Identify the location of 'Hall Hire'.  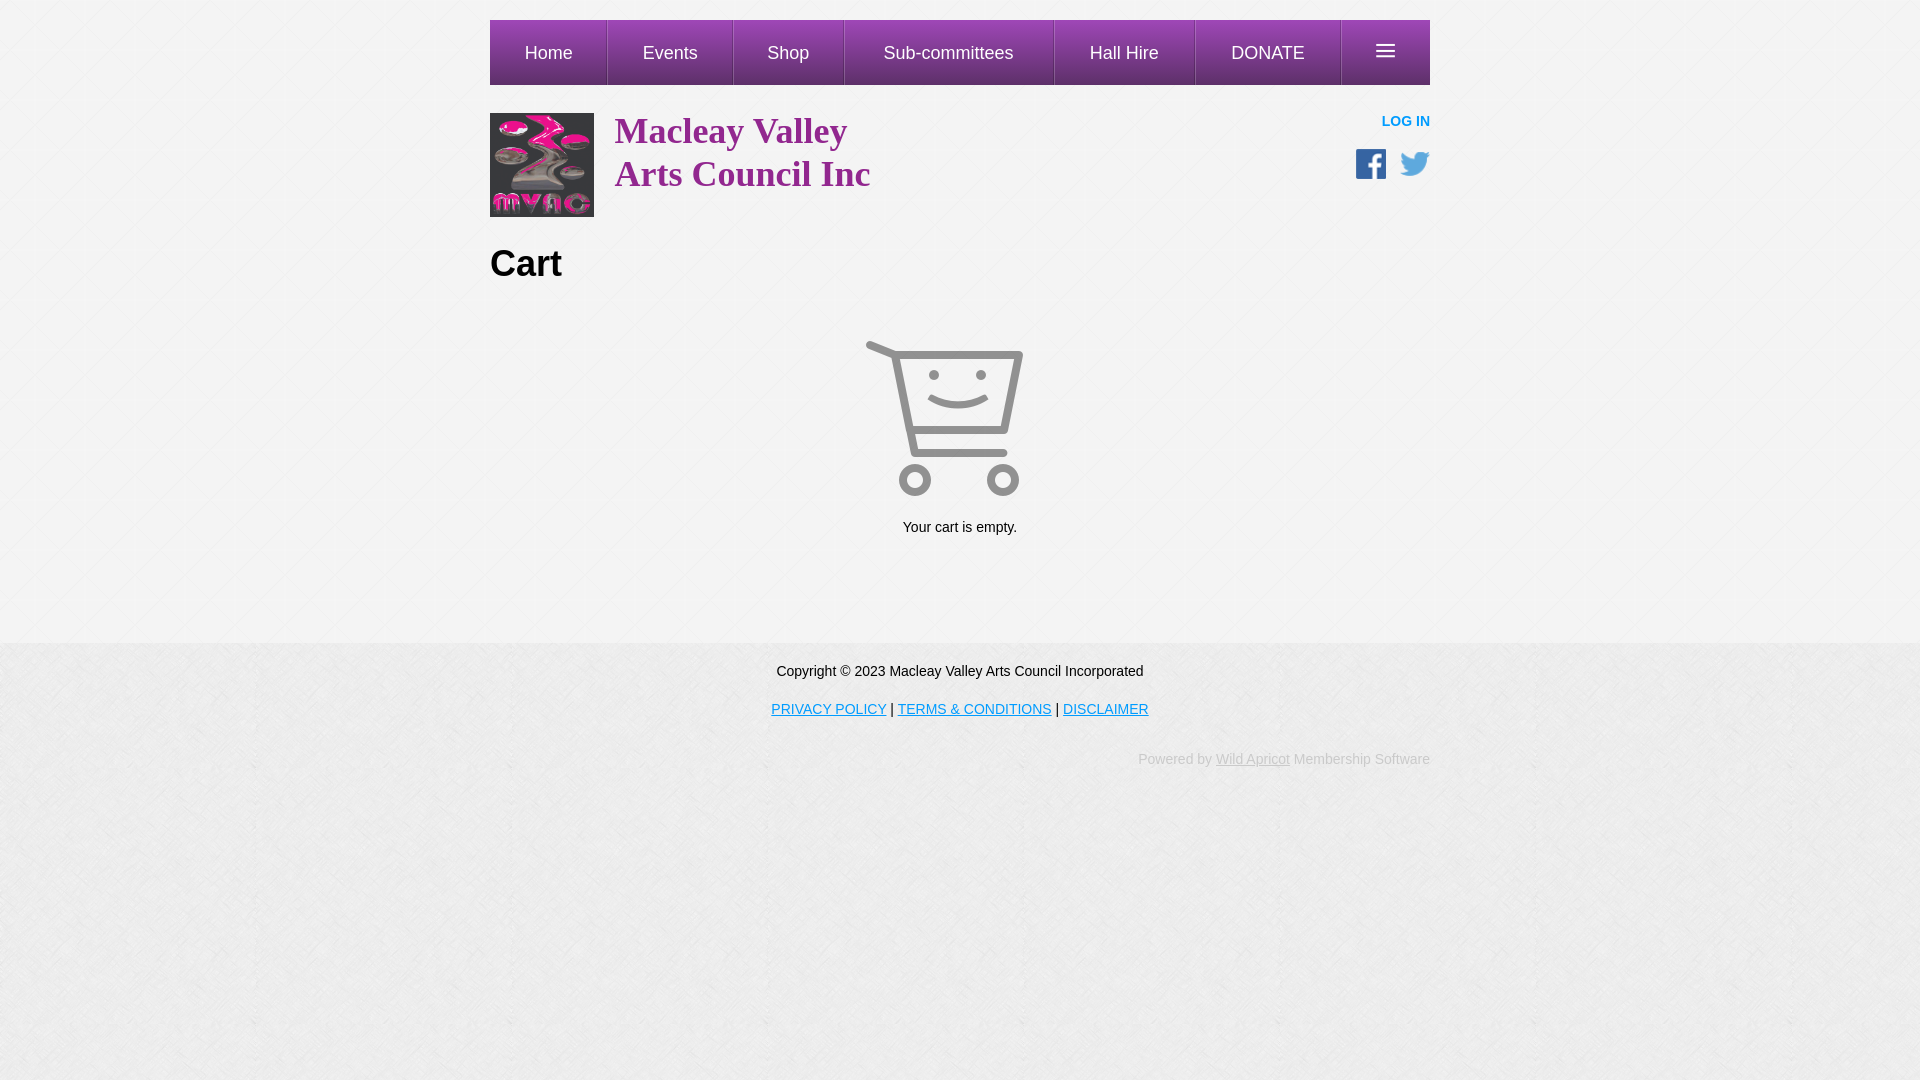
(1124, 51).